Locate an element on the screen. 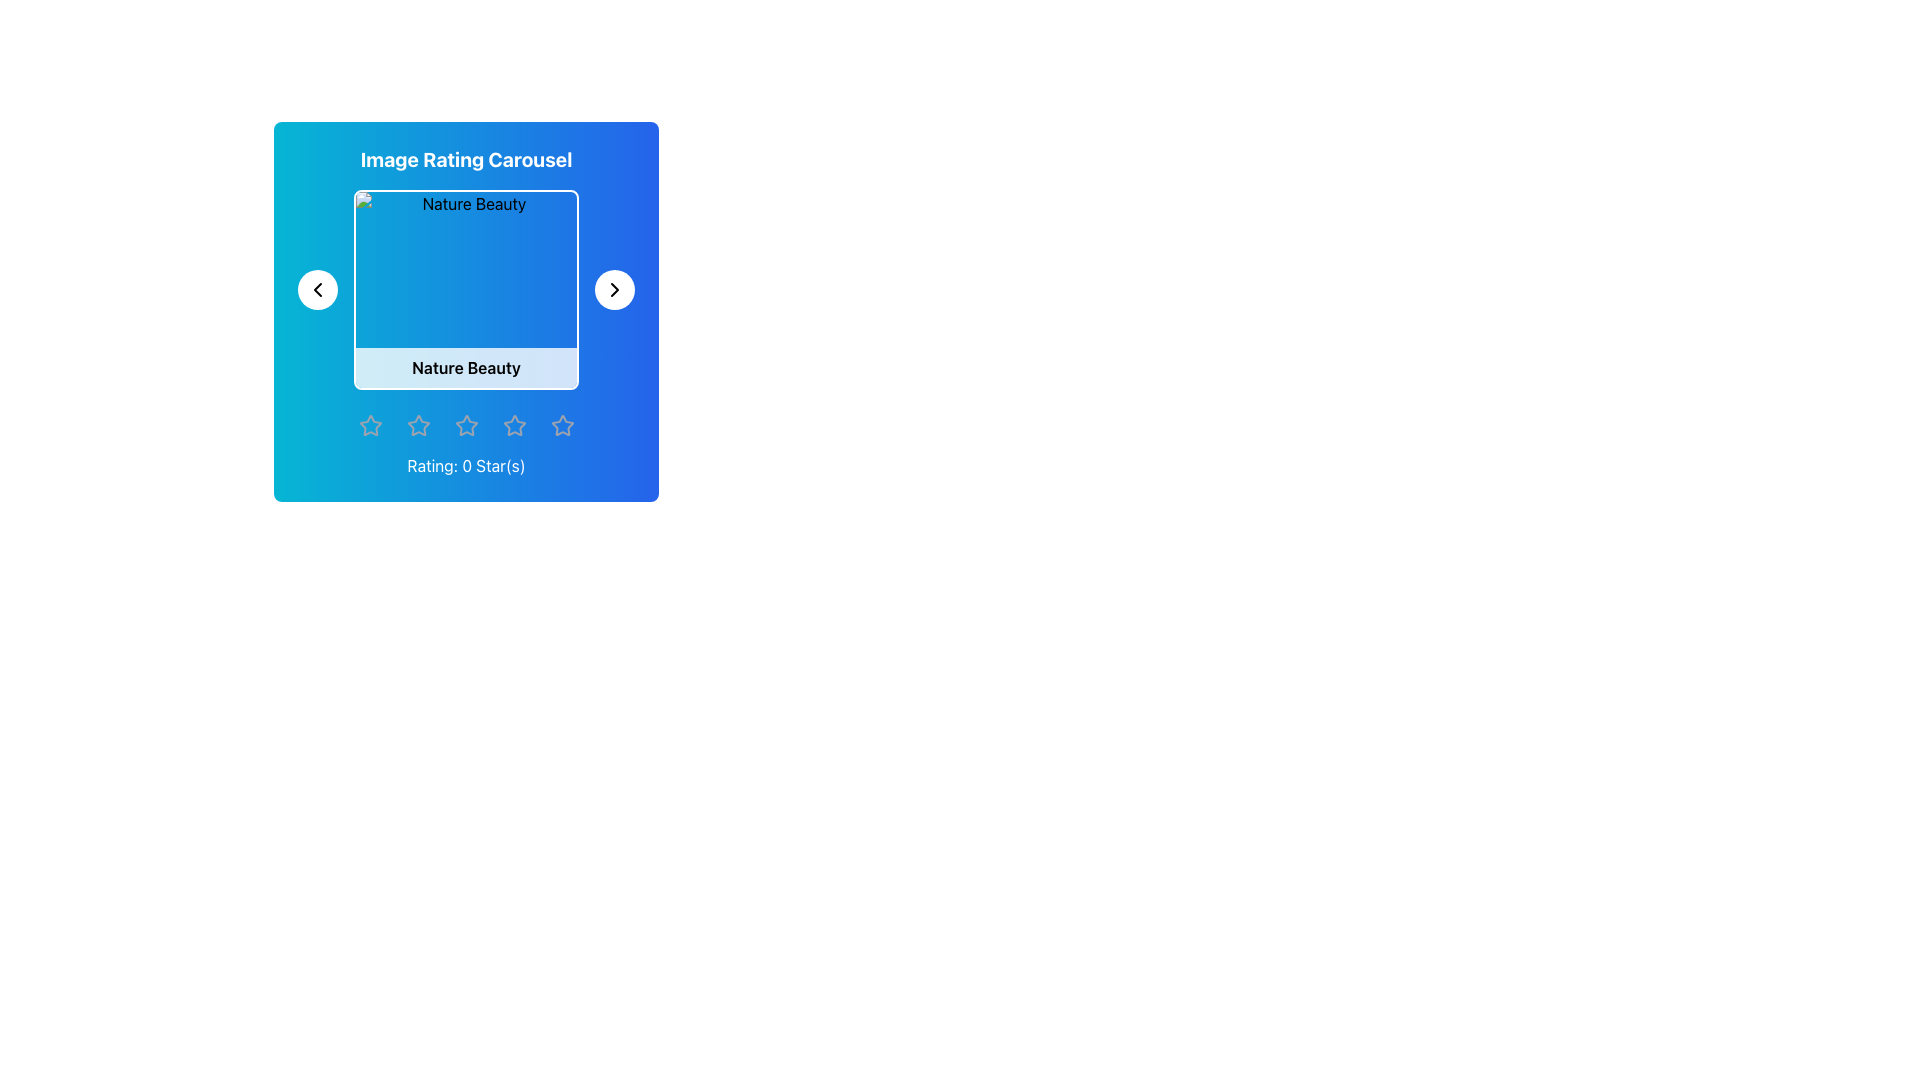  the left arrow icon button, which is styled with a thin black stroke and located inside a circular button with a white background in the upper left section of the carousel UI layout is located at coordinates (316, 289).